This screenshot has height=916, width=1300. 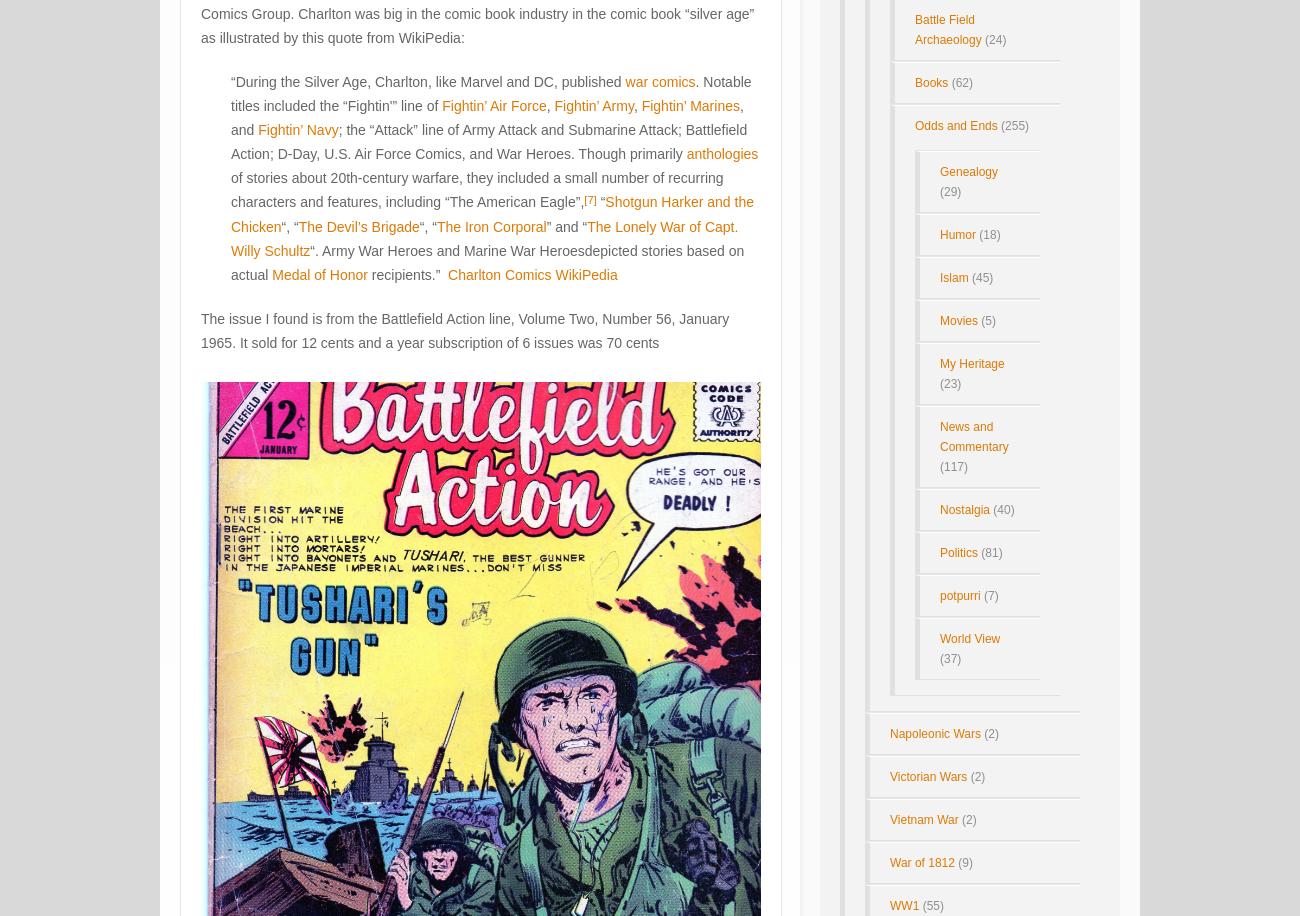 I want to click on 'Army War Heroes', so click(x=376, y=250).